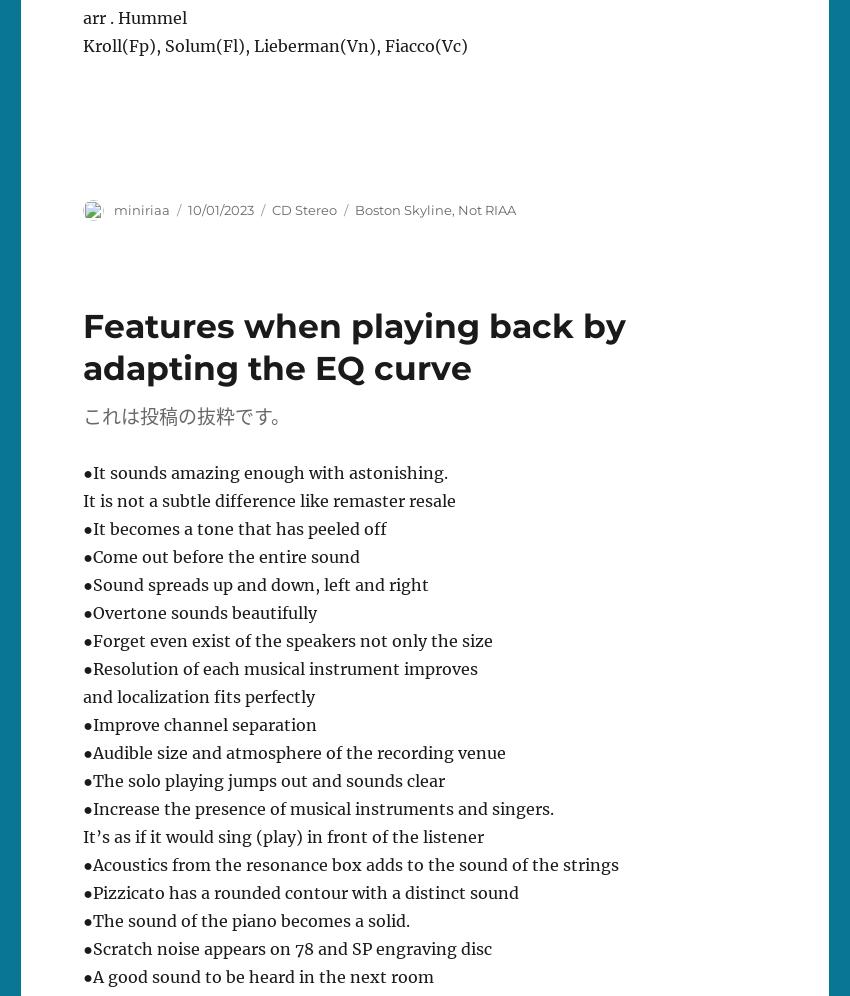  I want to click on '●Overtone sounds beautifully', so click(198, 613).